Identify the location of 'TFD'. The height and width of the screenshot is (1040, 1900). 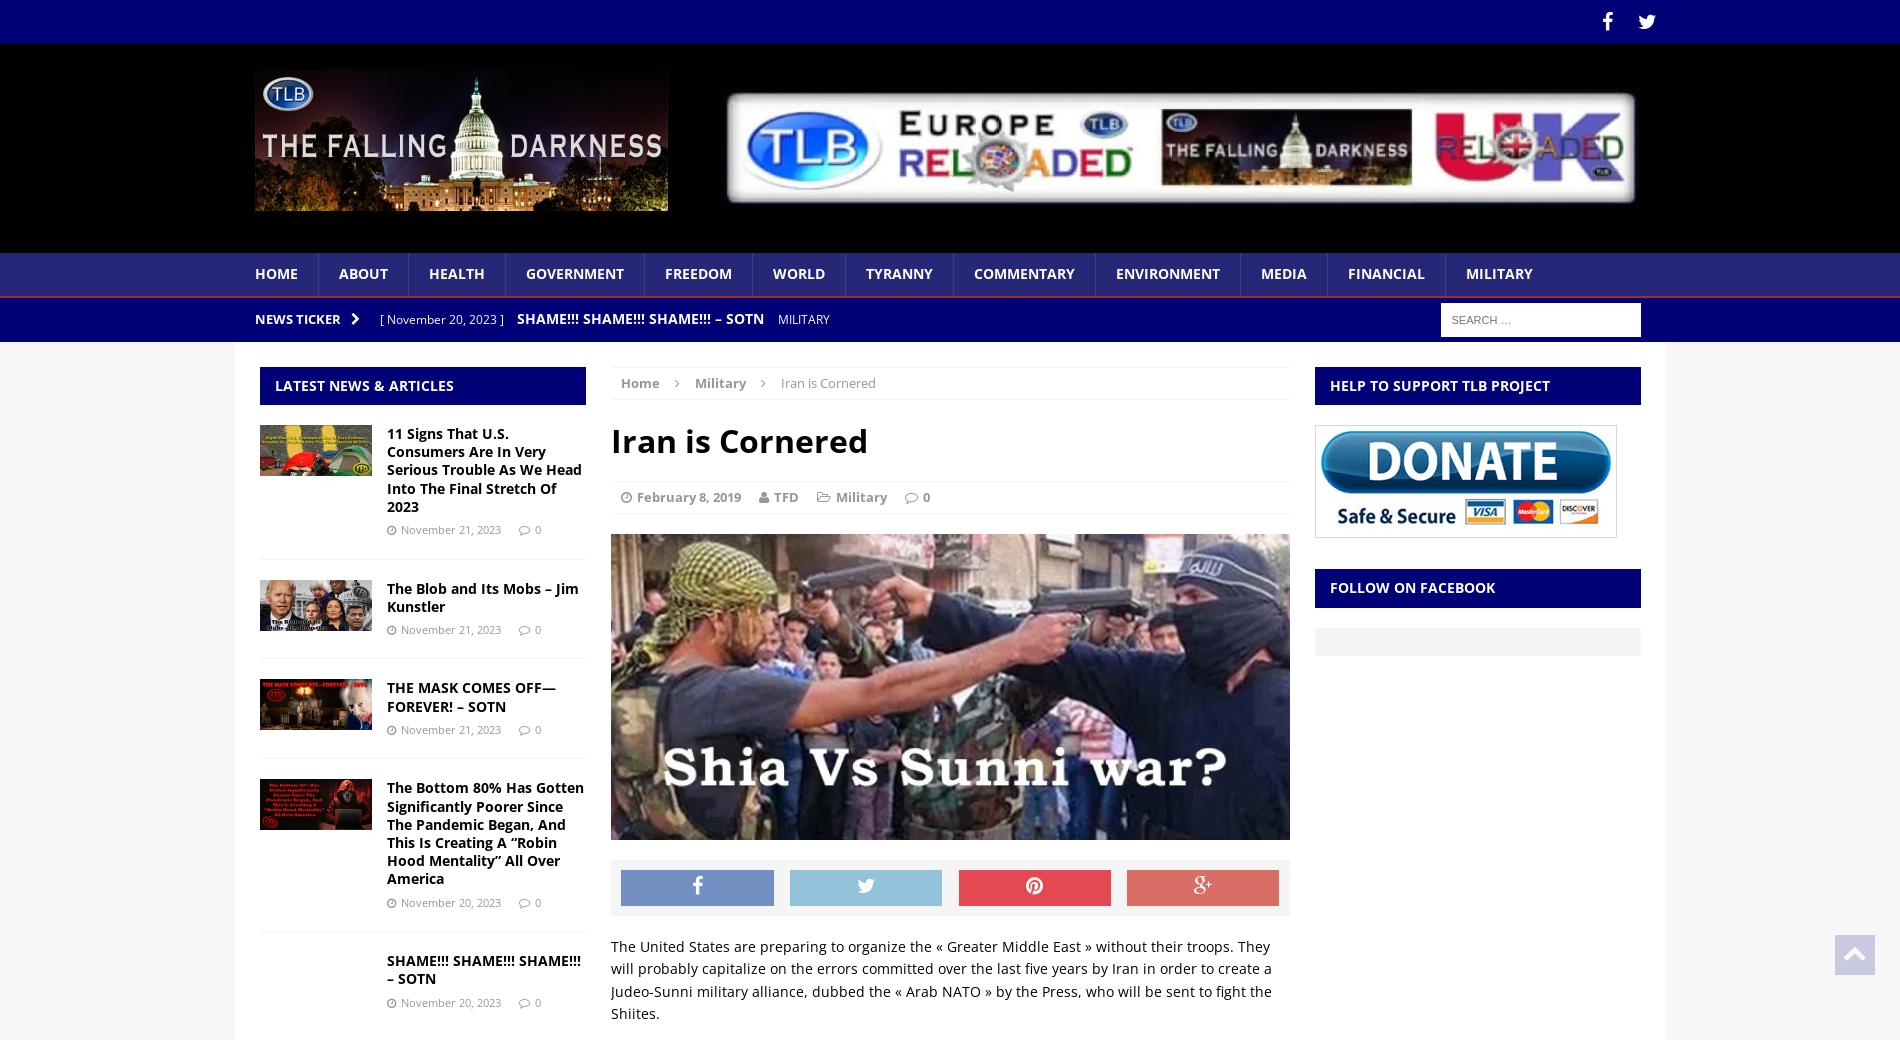
(785, 497).